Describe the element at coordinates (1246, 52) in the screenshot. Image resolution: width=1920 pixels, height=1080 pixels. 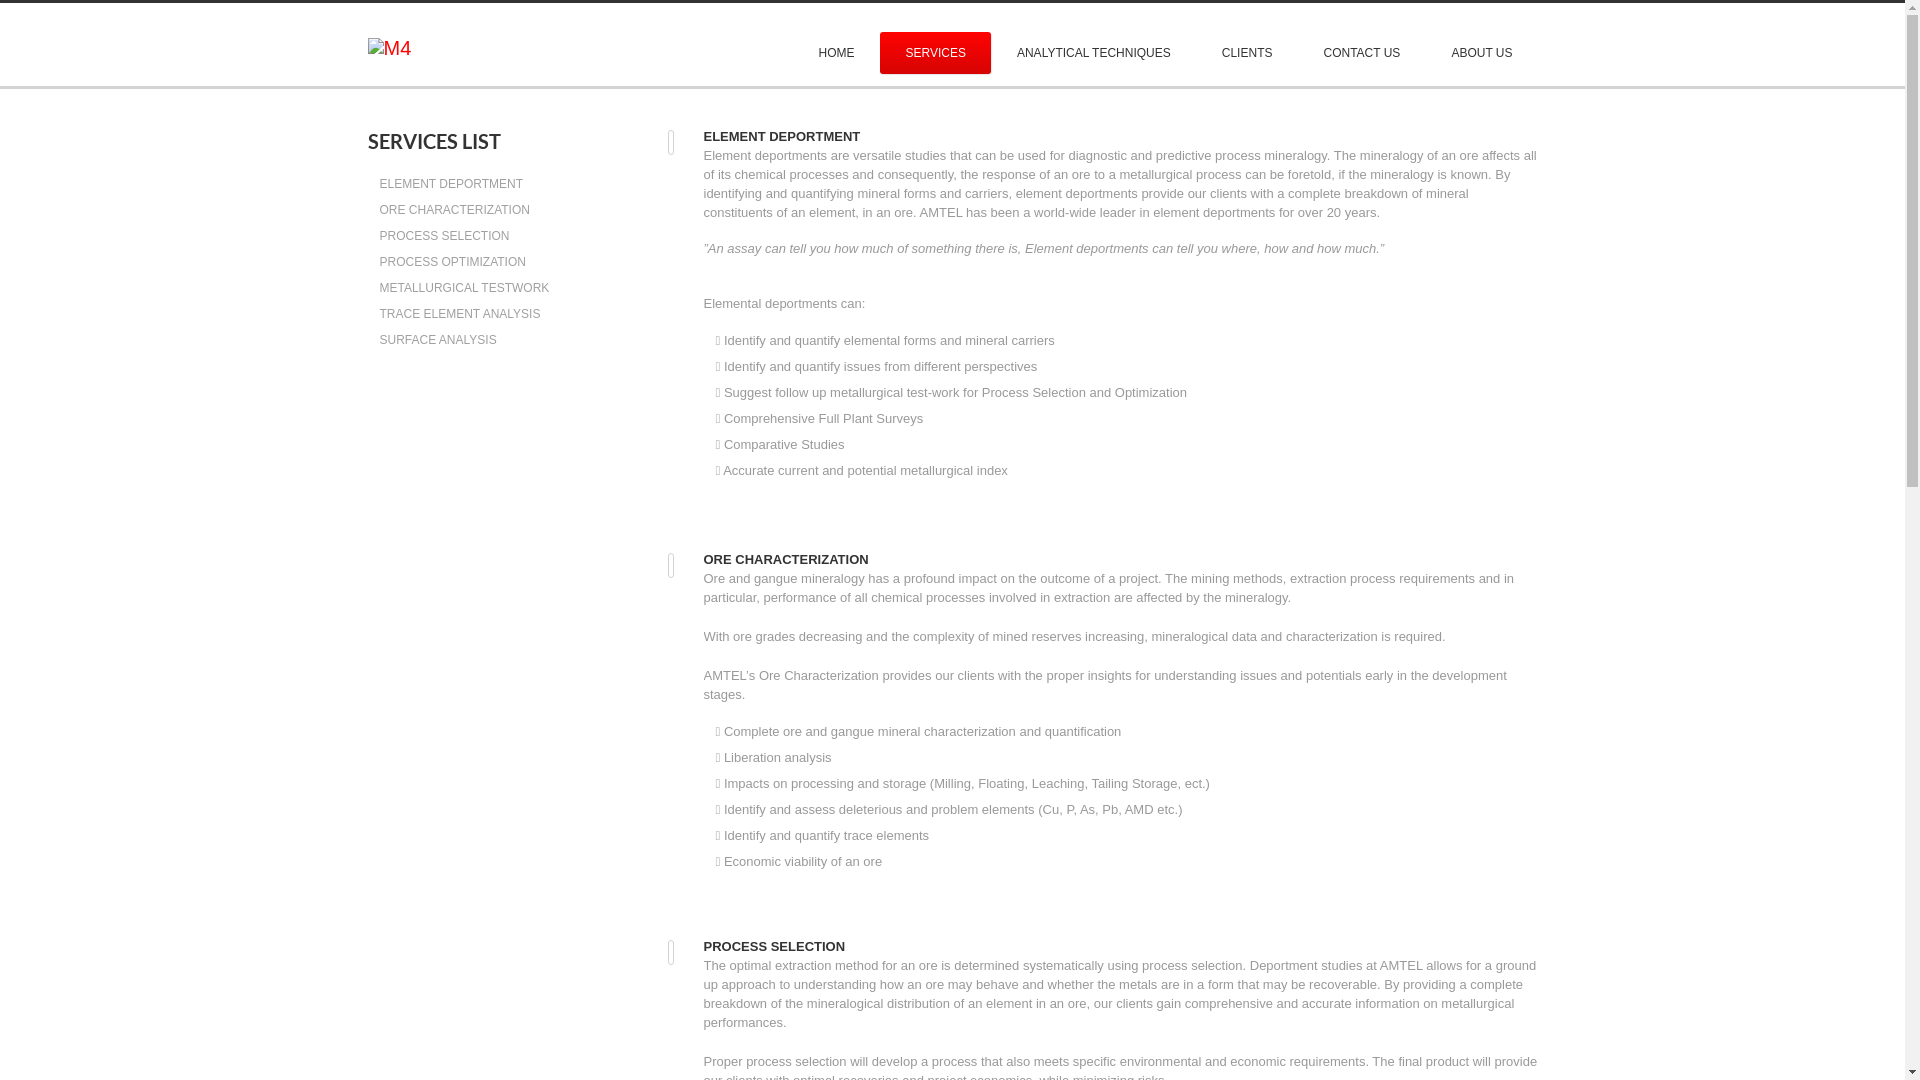
I see `'CLIENTS'` at that location.